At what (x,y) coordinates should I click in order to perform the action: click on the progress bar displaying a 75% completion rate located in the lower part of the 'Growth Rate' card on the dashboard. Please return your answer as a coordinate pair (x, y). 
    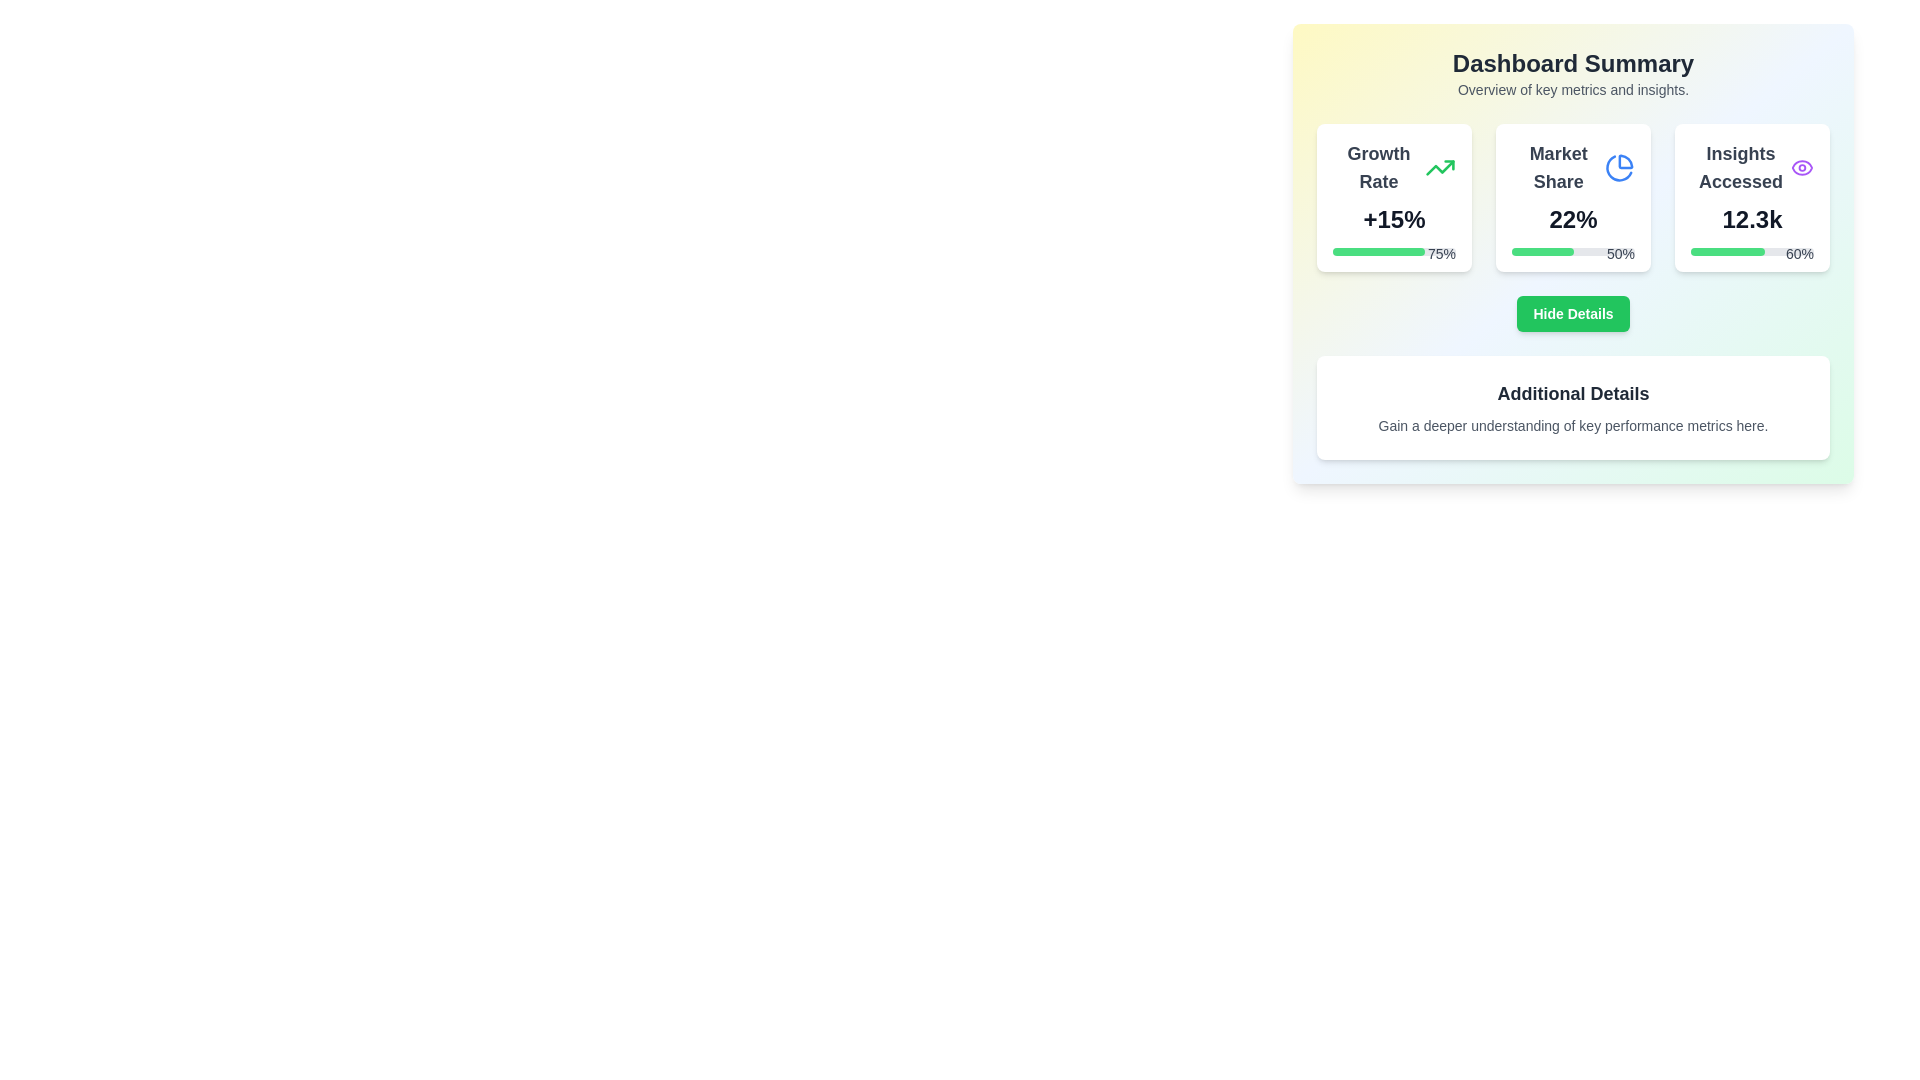
    Looking at the image, I should click on (1393, 250).